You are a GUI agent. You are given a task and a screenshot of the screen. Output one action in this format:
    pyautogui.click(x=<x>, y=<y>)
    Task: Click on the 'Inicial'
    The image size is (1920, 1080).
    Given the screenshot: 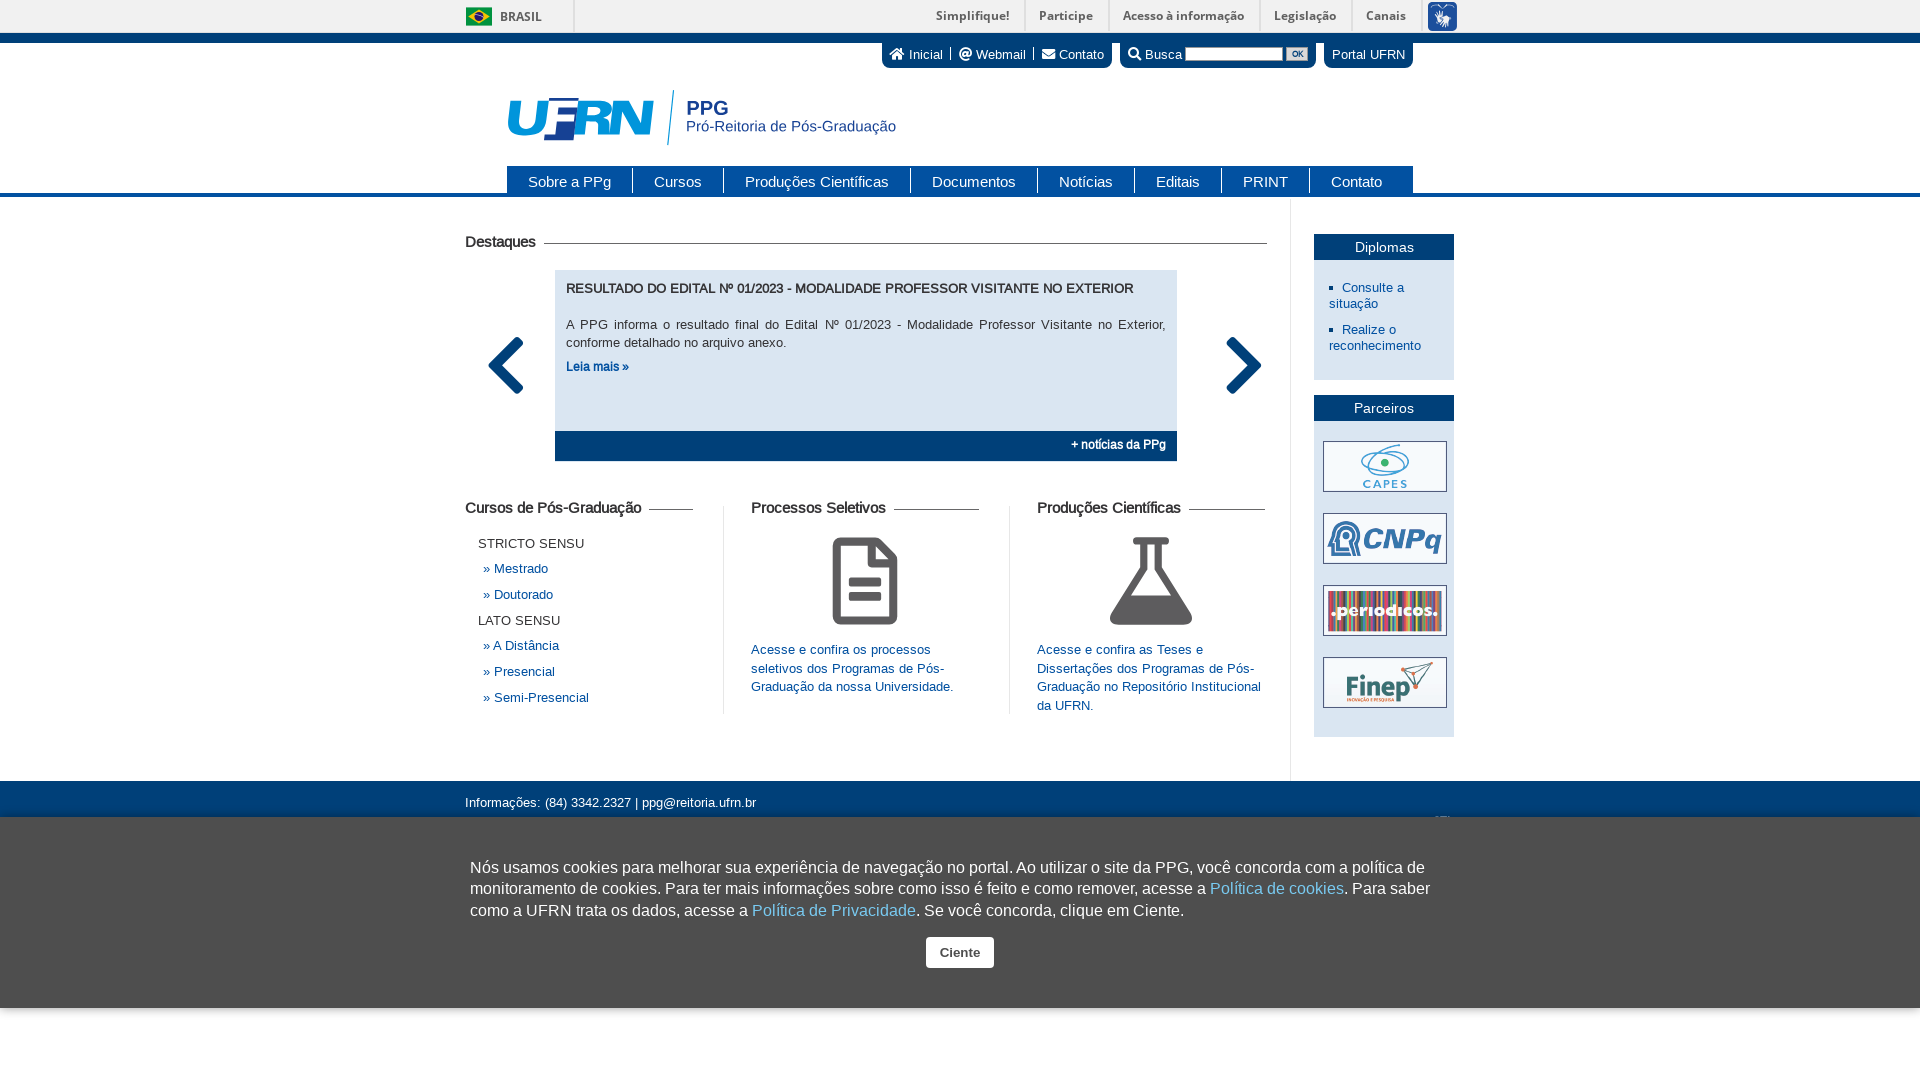 What is the action you would take?
    pyautogui.click(x=915, y=52)
    